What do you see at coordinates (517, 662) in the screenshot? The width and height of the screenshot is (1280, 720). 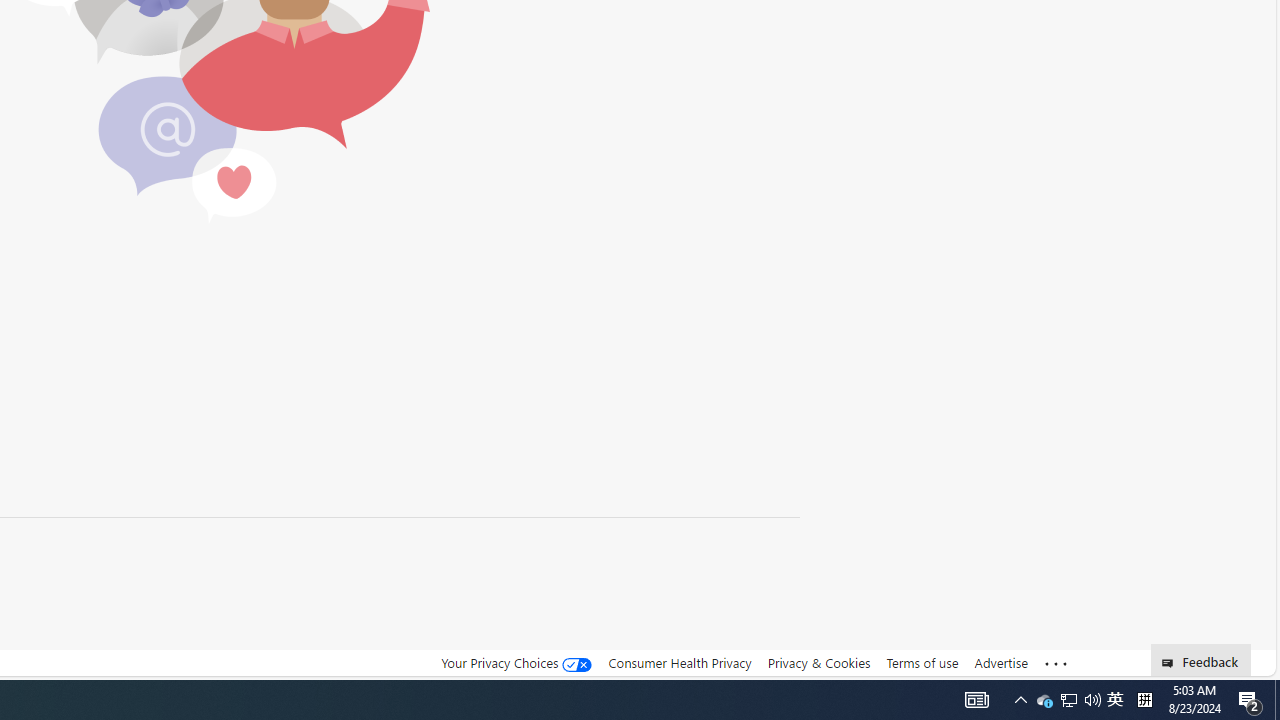 I see `'Your Privacy Choices'` at bounding box center [517, 662].